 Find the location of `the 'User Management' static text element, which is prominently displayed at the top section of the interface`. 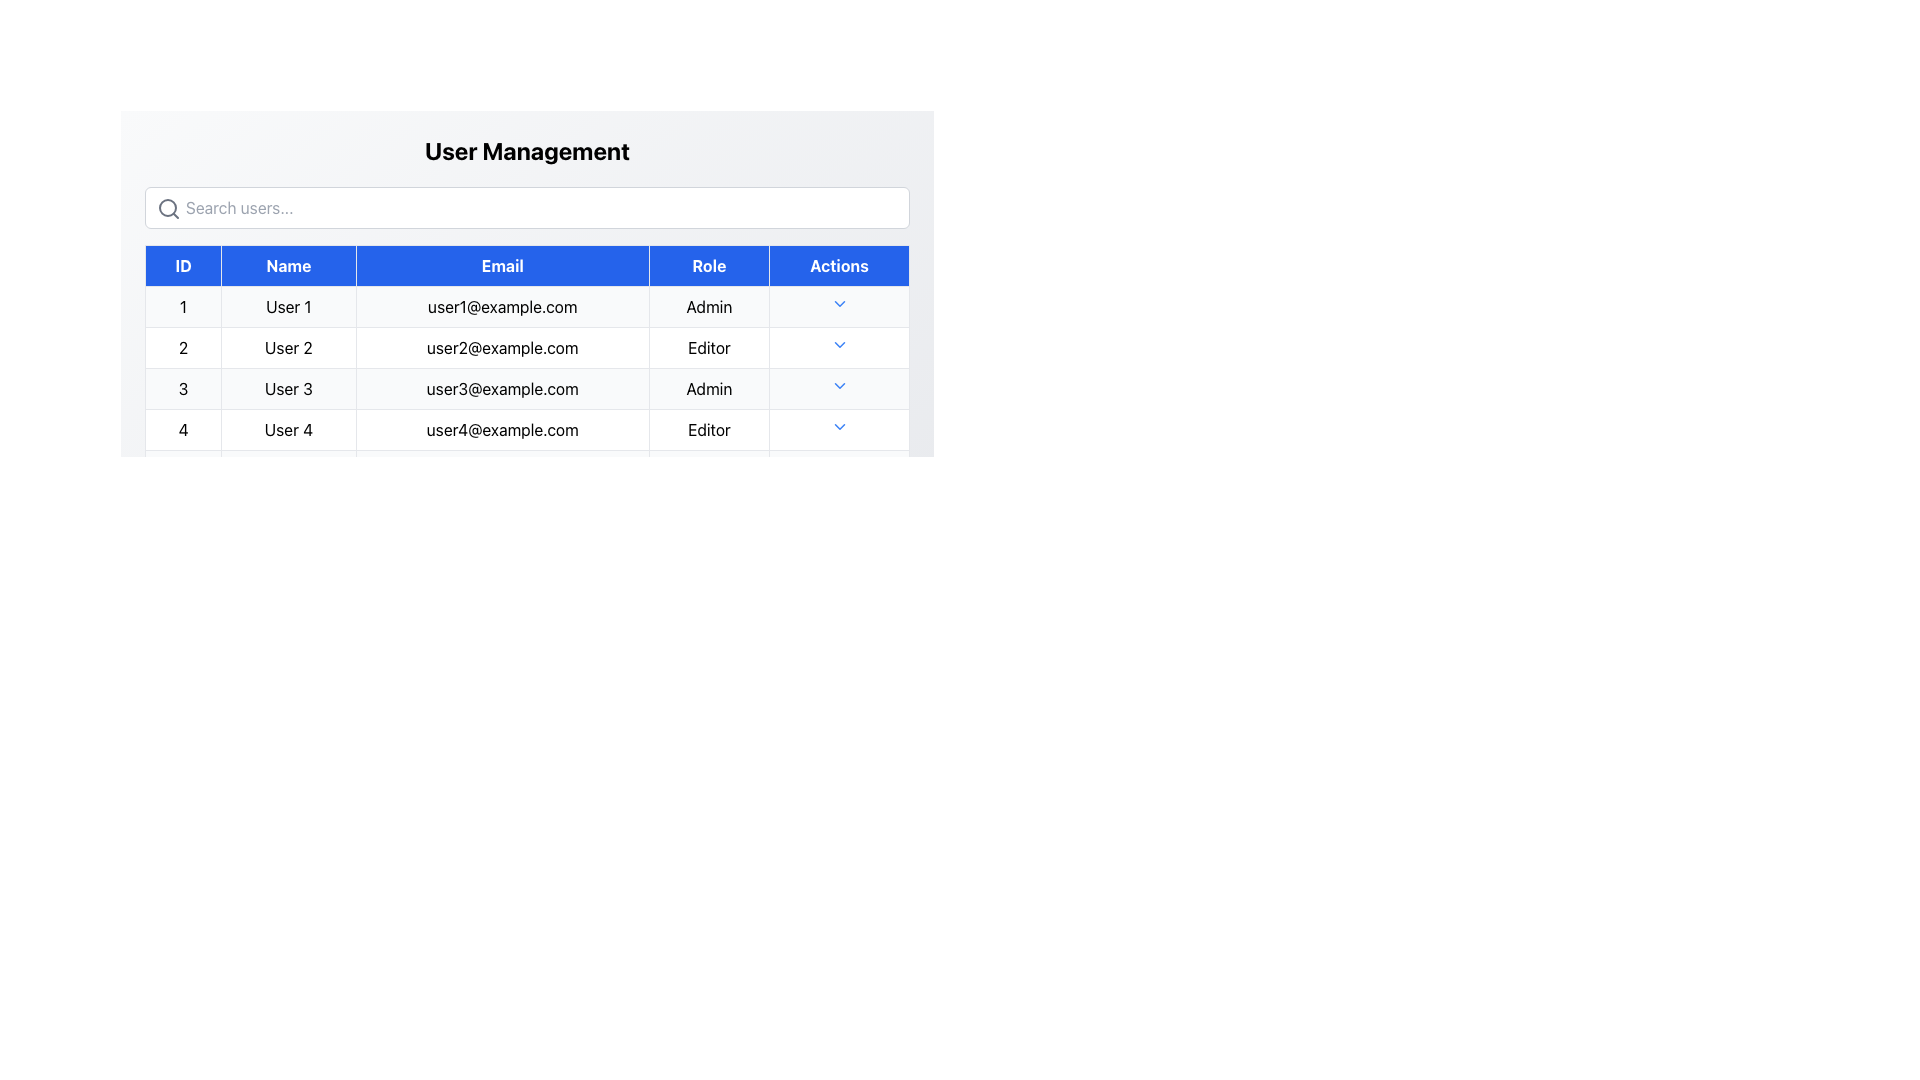

the 'User Management' static text element, which is prominently displayed at the top section of the interface is located at coordinates (527, 149).